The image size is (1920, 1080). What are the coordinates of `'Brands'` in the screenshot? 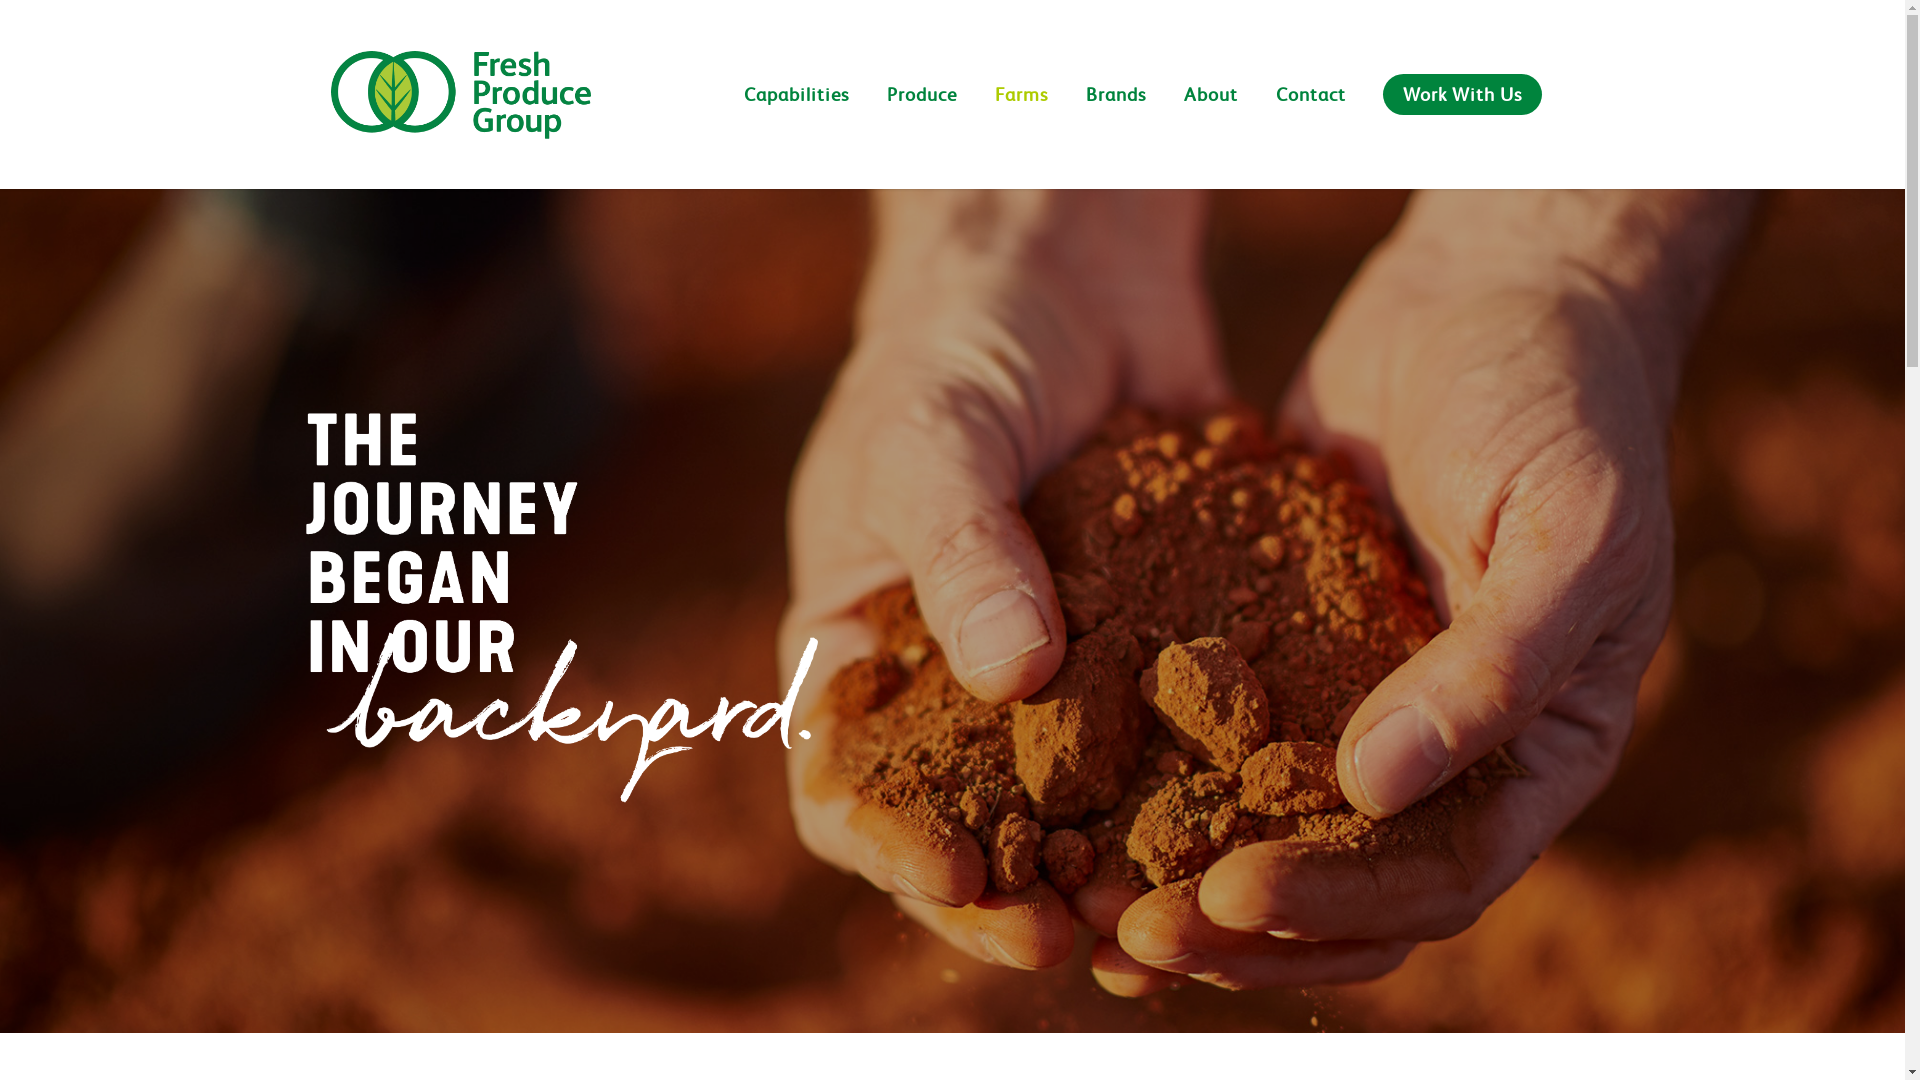 It's located at (1067, 119).